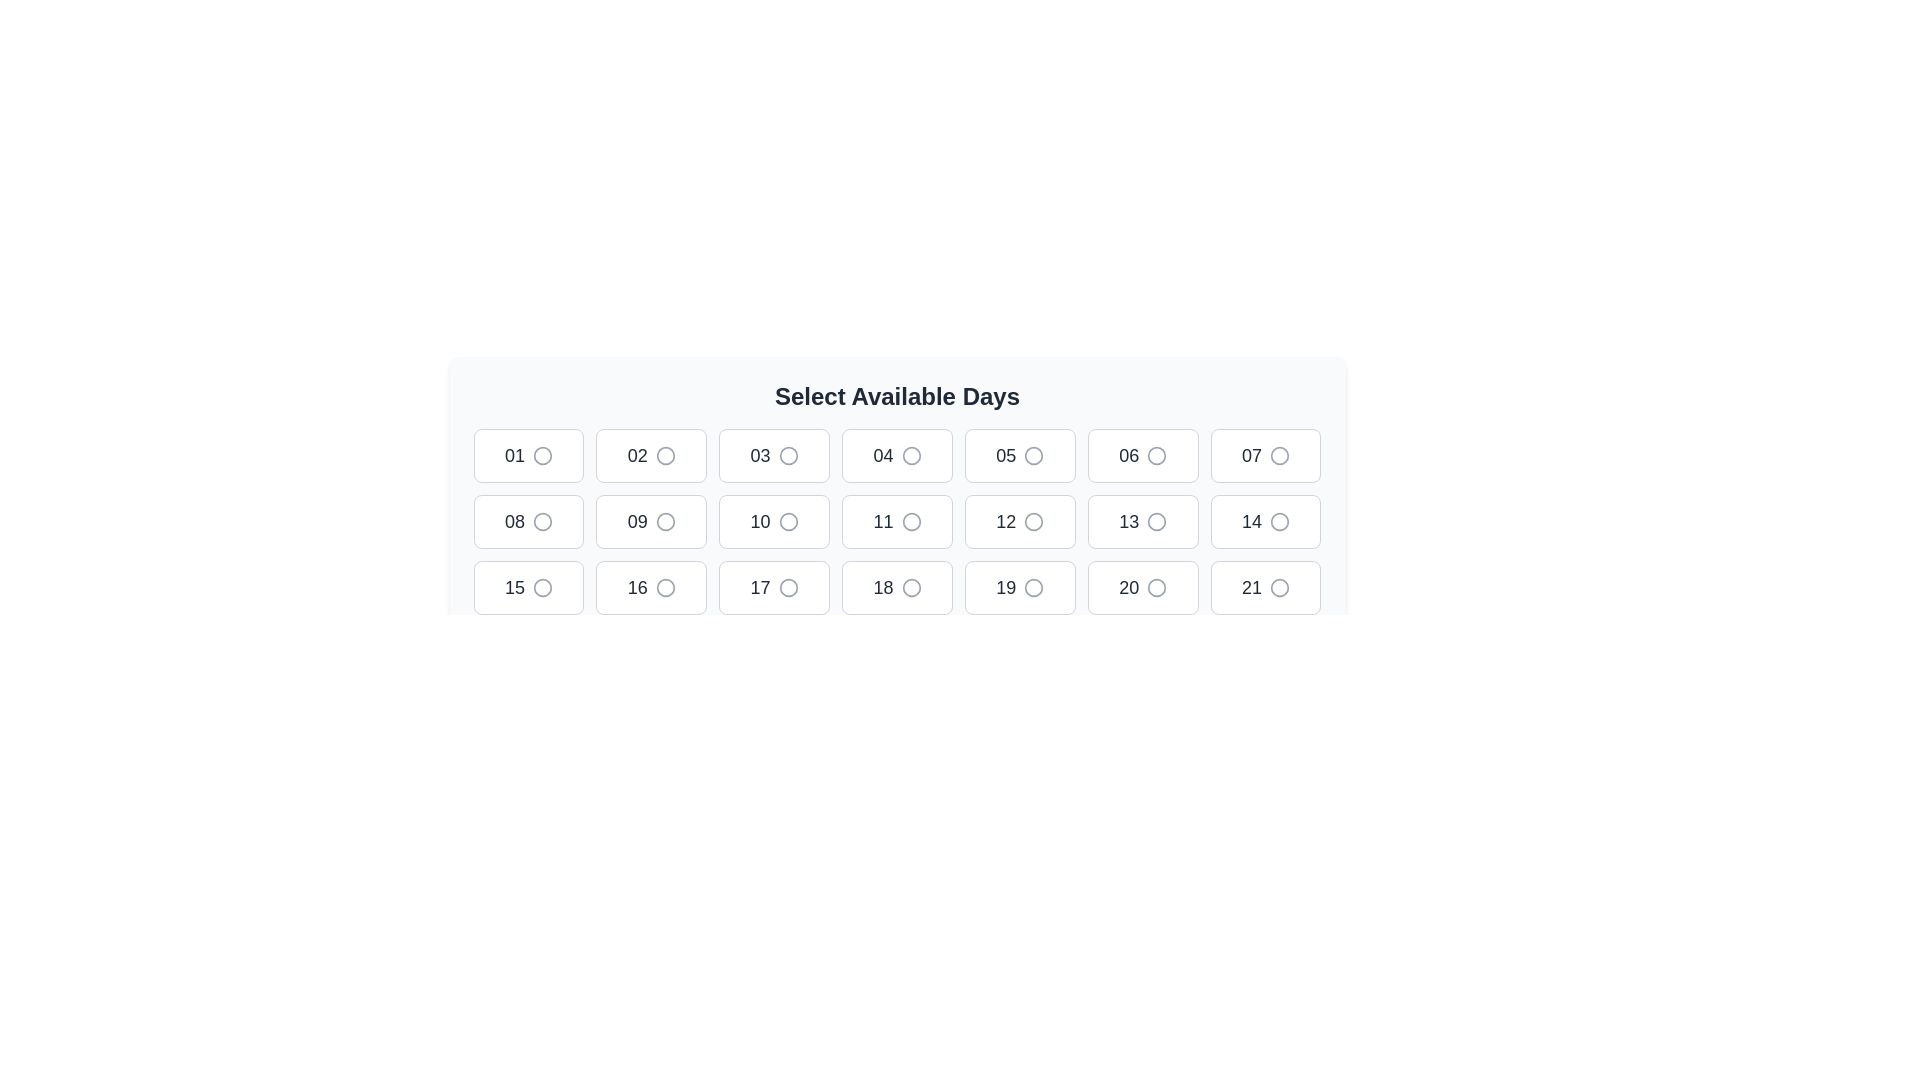 Image resolution: width=1920 pixels, height=1080 pixels. What do you see at coordinates (636, 520) in the screenshot?
I see `displayed number '09' from the text label within the selectable options under 'Select Available Days.'` at bounding box center [636, 520].